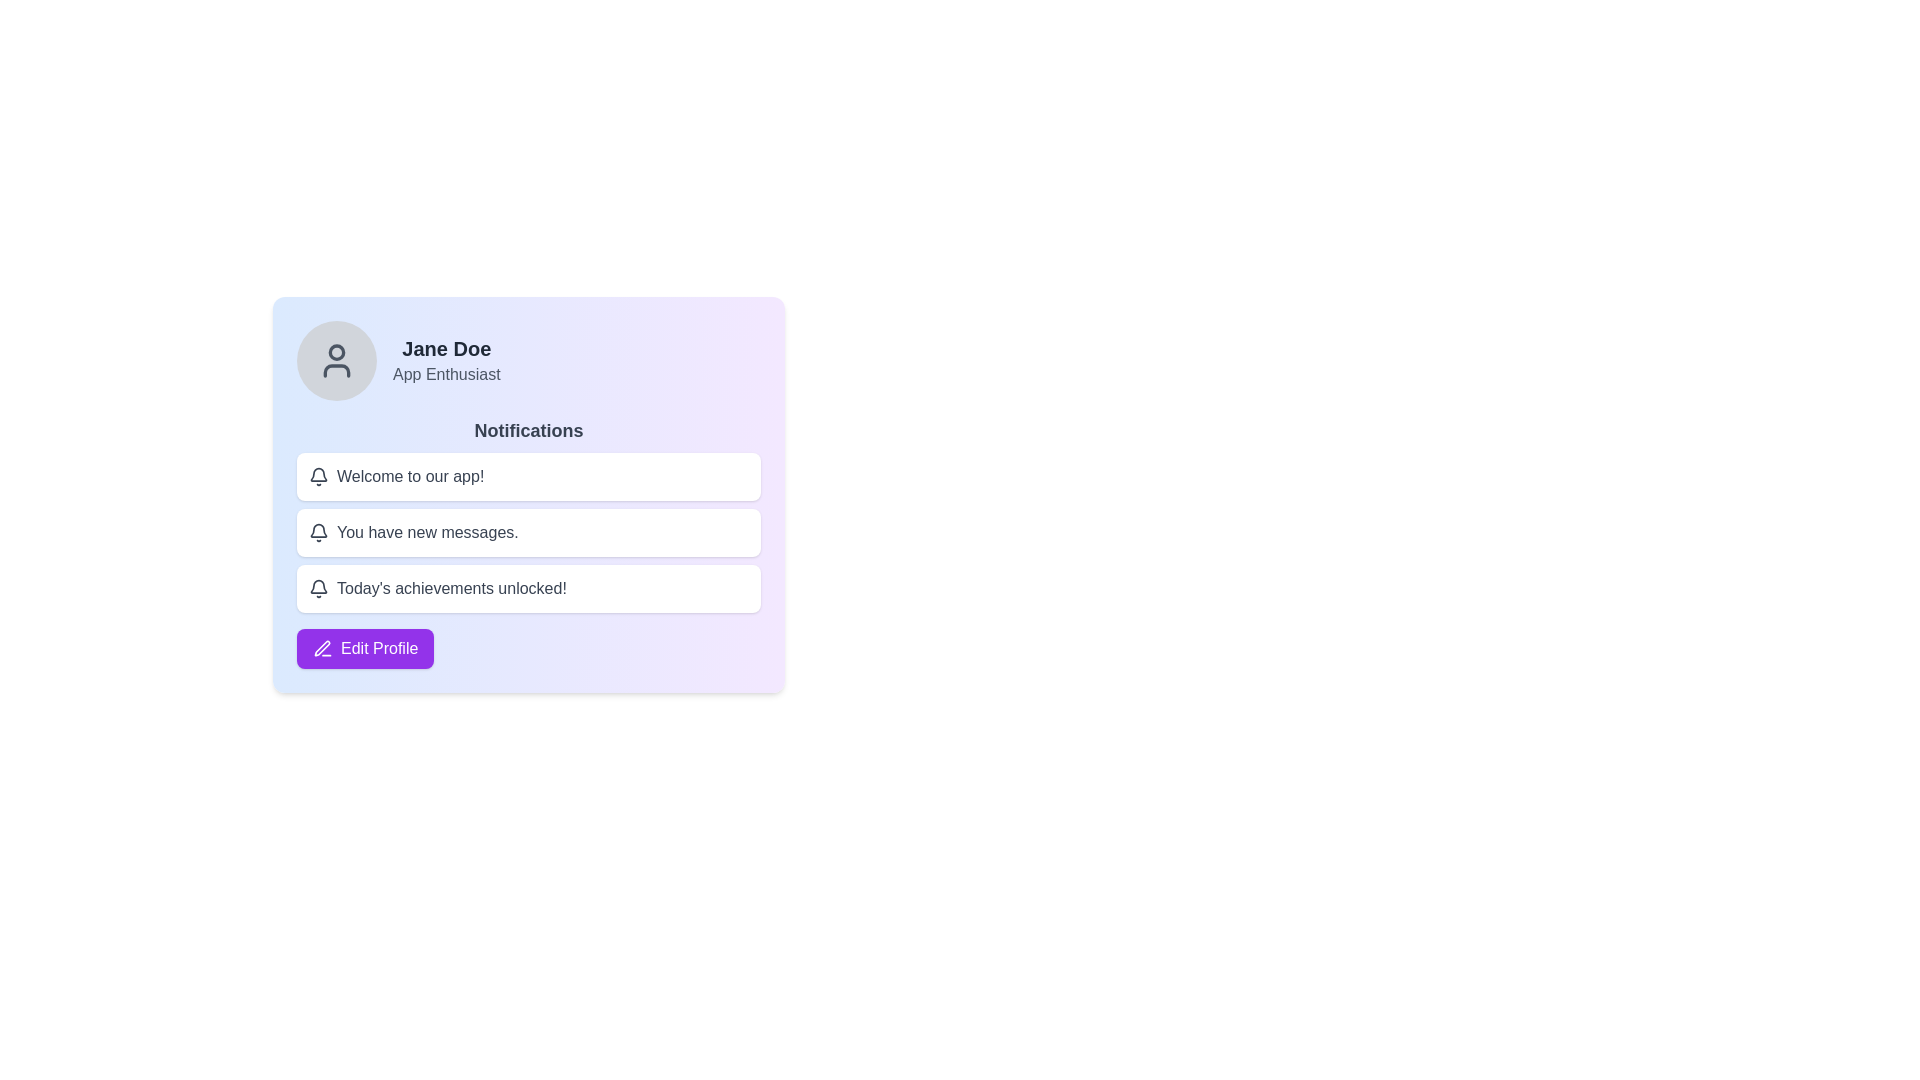  I want to click on the static text label that serves as the header message in the notifications section, welcoming the user to the application, so click(409, 477).